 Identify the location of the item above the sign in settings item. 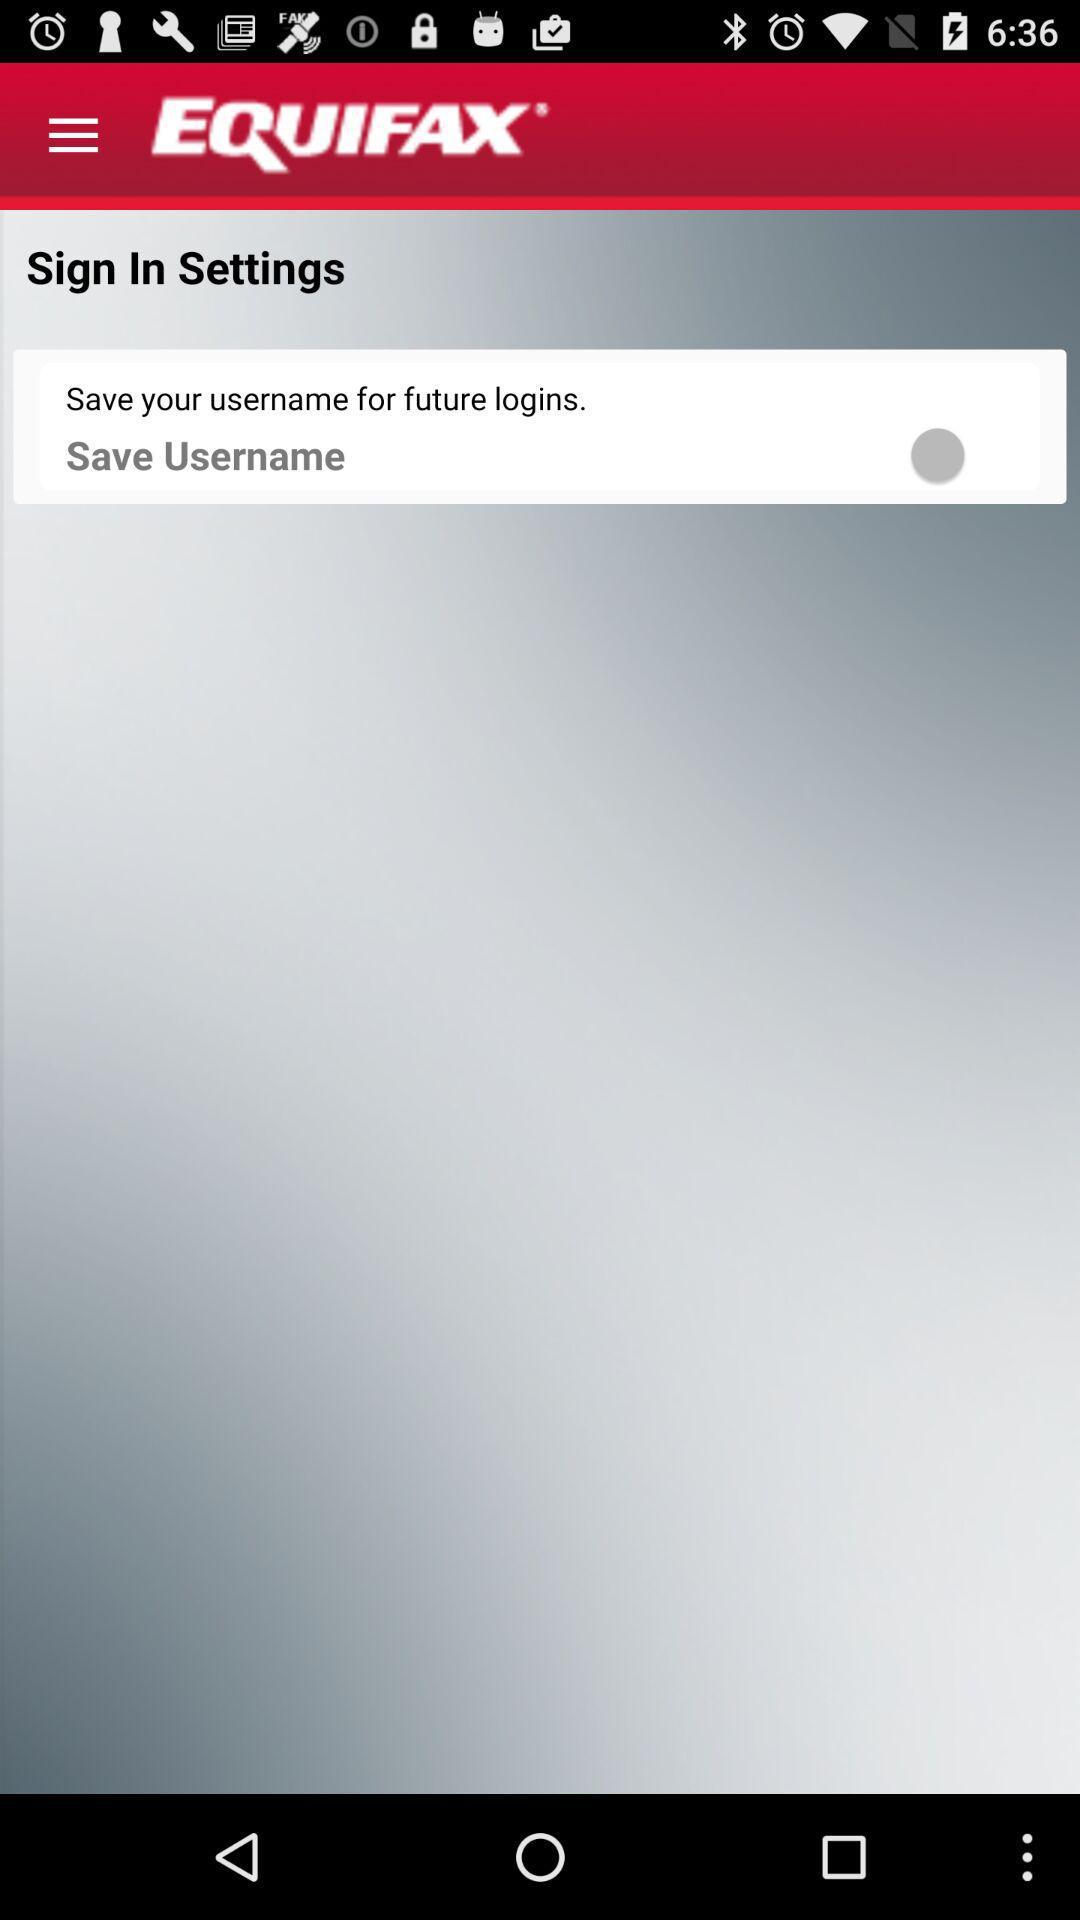
(72, 135).